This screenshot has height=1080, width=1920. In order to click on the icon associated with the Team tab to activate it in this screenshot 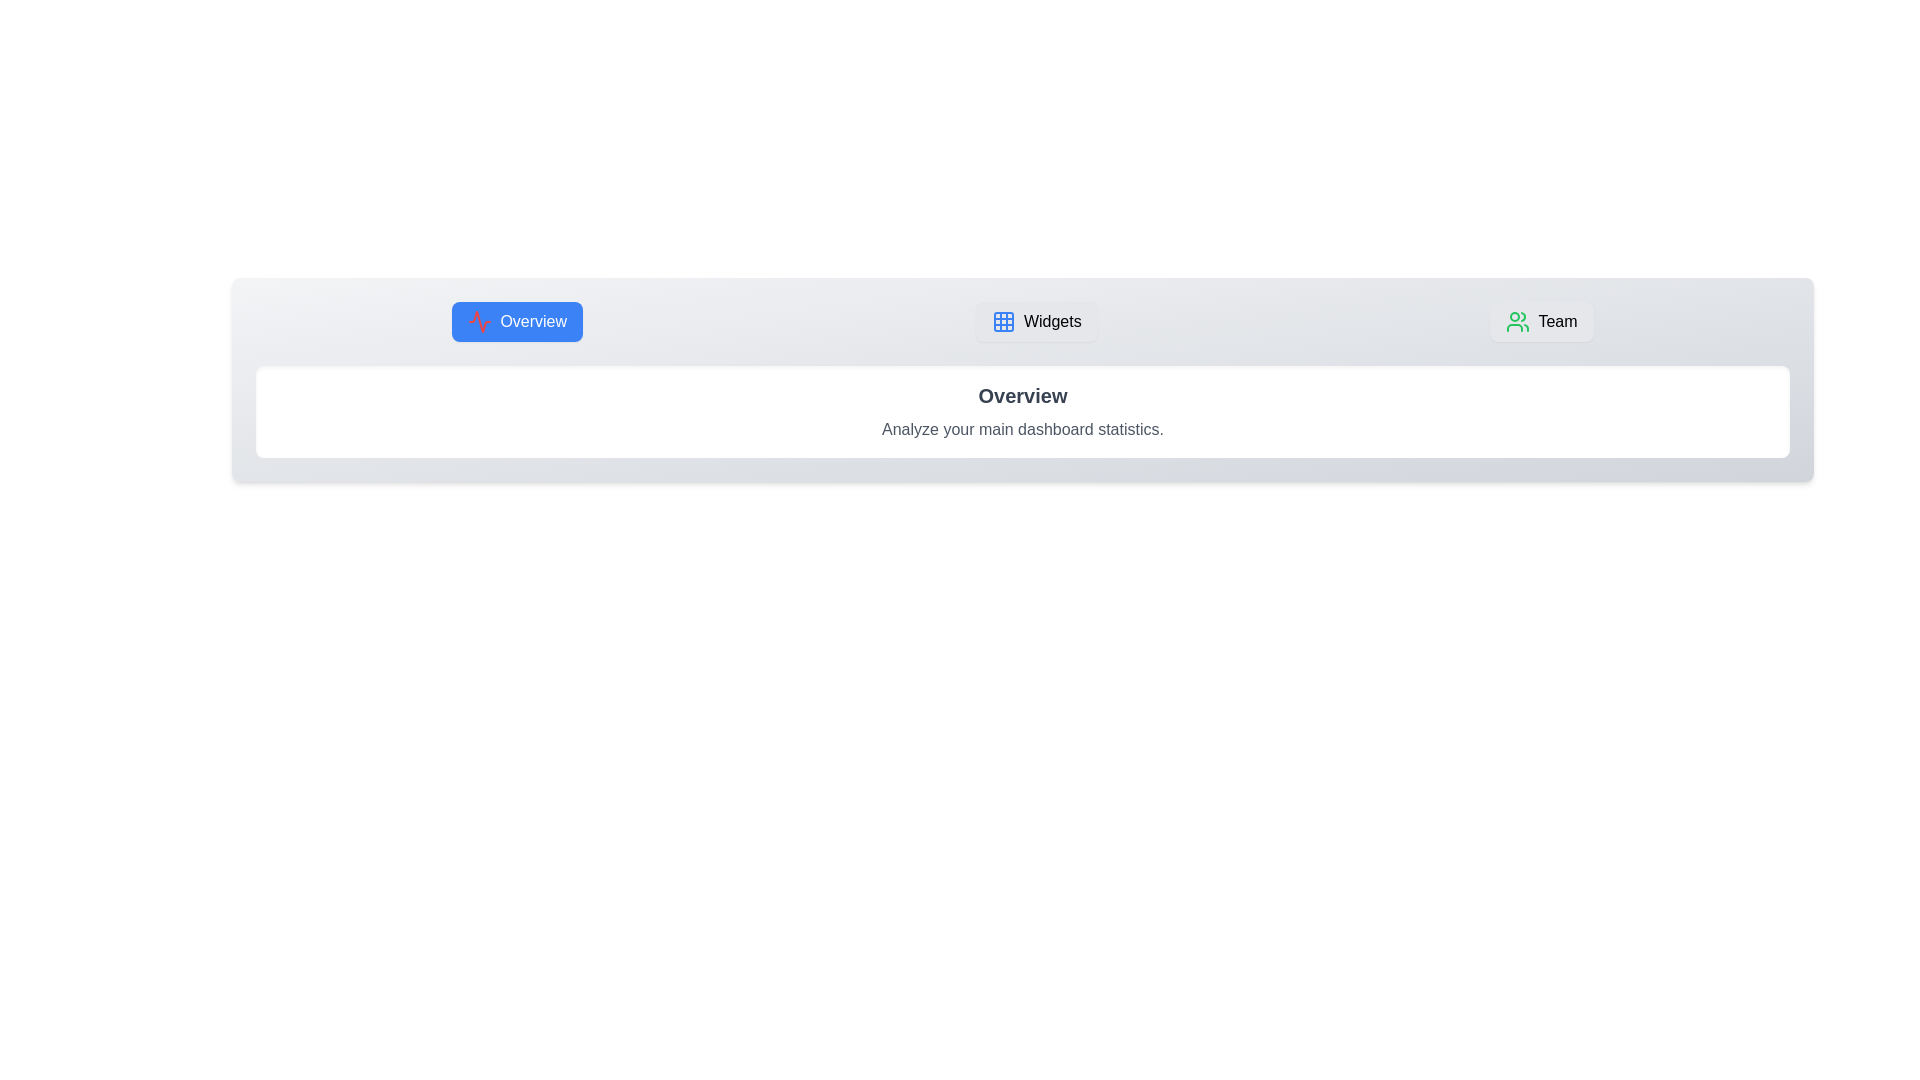, I will do `click(1518, 320)`.